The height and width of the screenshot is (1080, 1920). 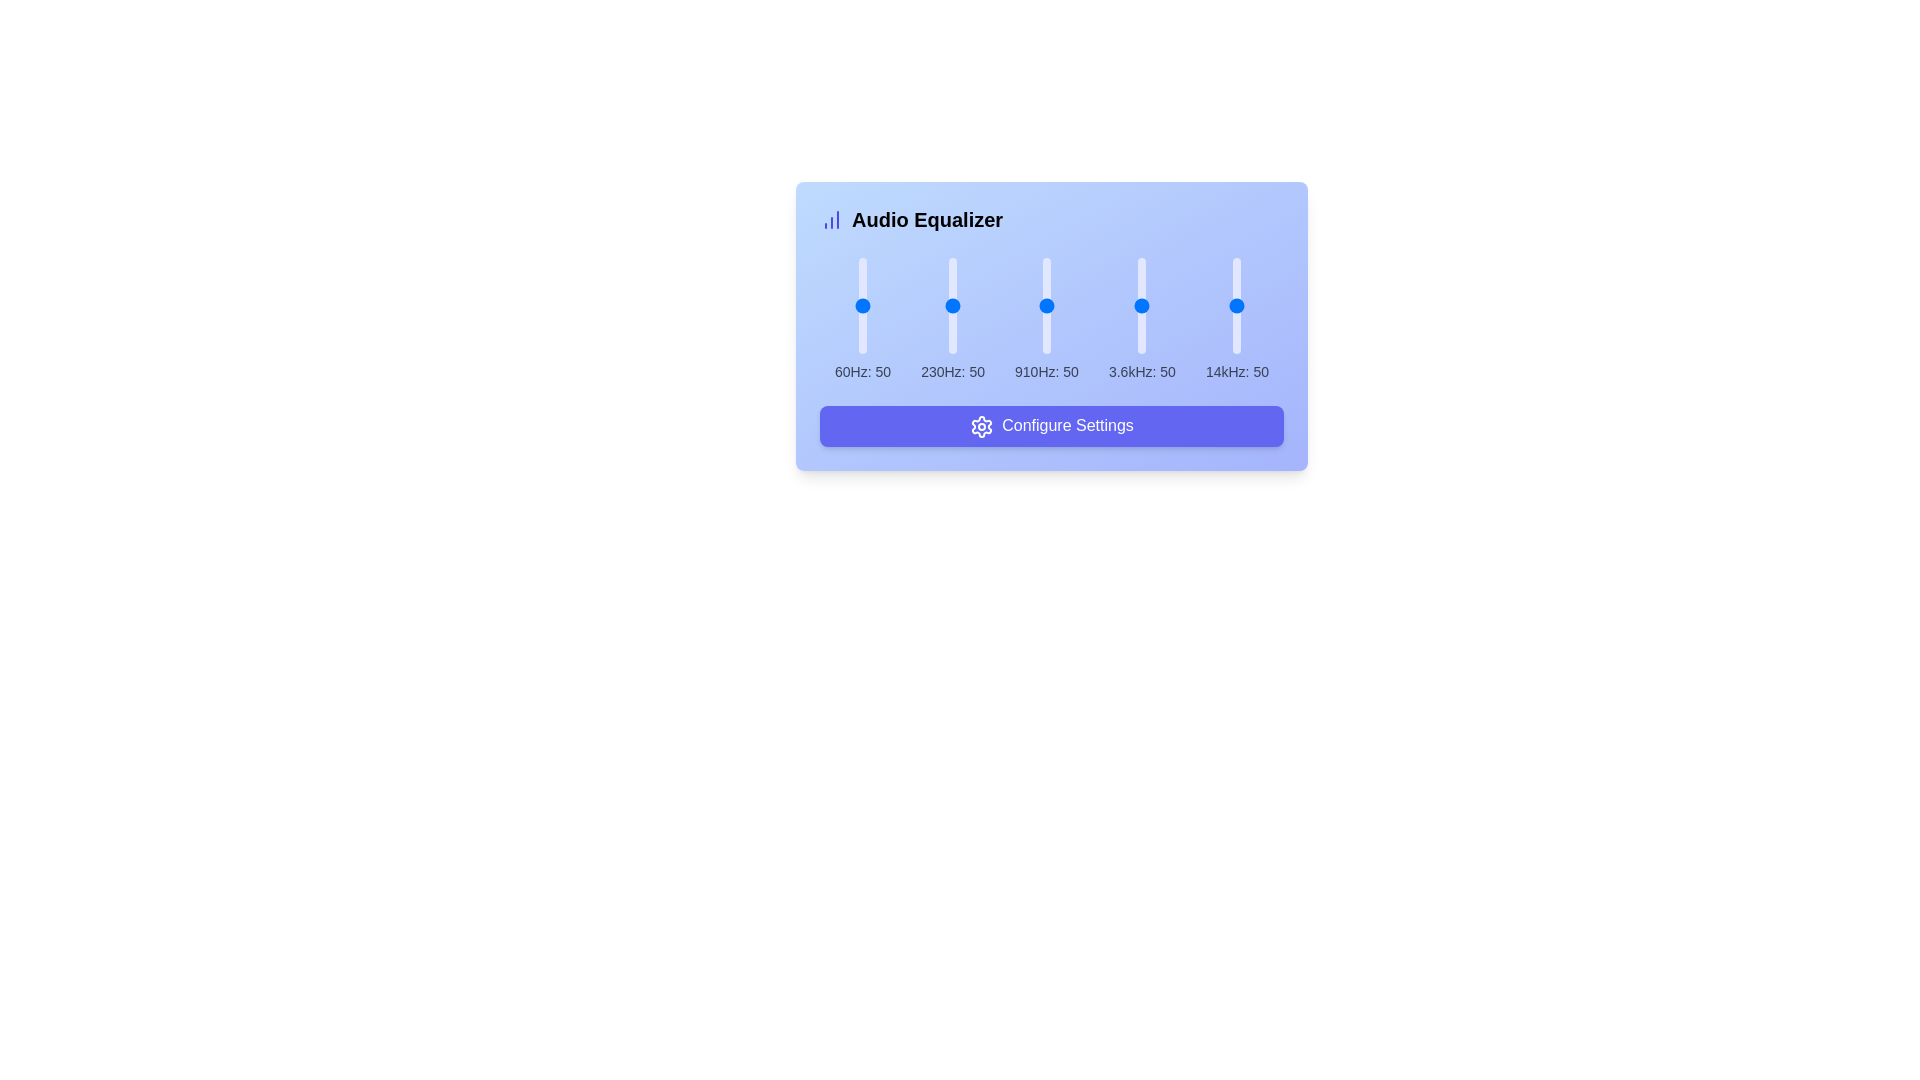 What do you see at coordinates (1236, 340) in the screenshot?
I see `the 14kHz equalizer` at bounding box center [1236, 340].